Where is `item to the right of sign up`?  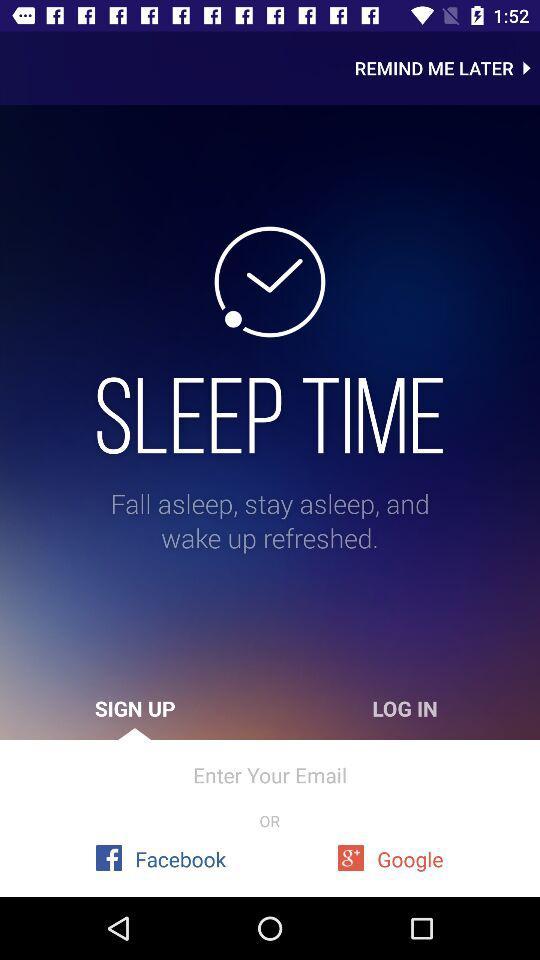
item to the right of sign up is located at coordinates (405, 708).